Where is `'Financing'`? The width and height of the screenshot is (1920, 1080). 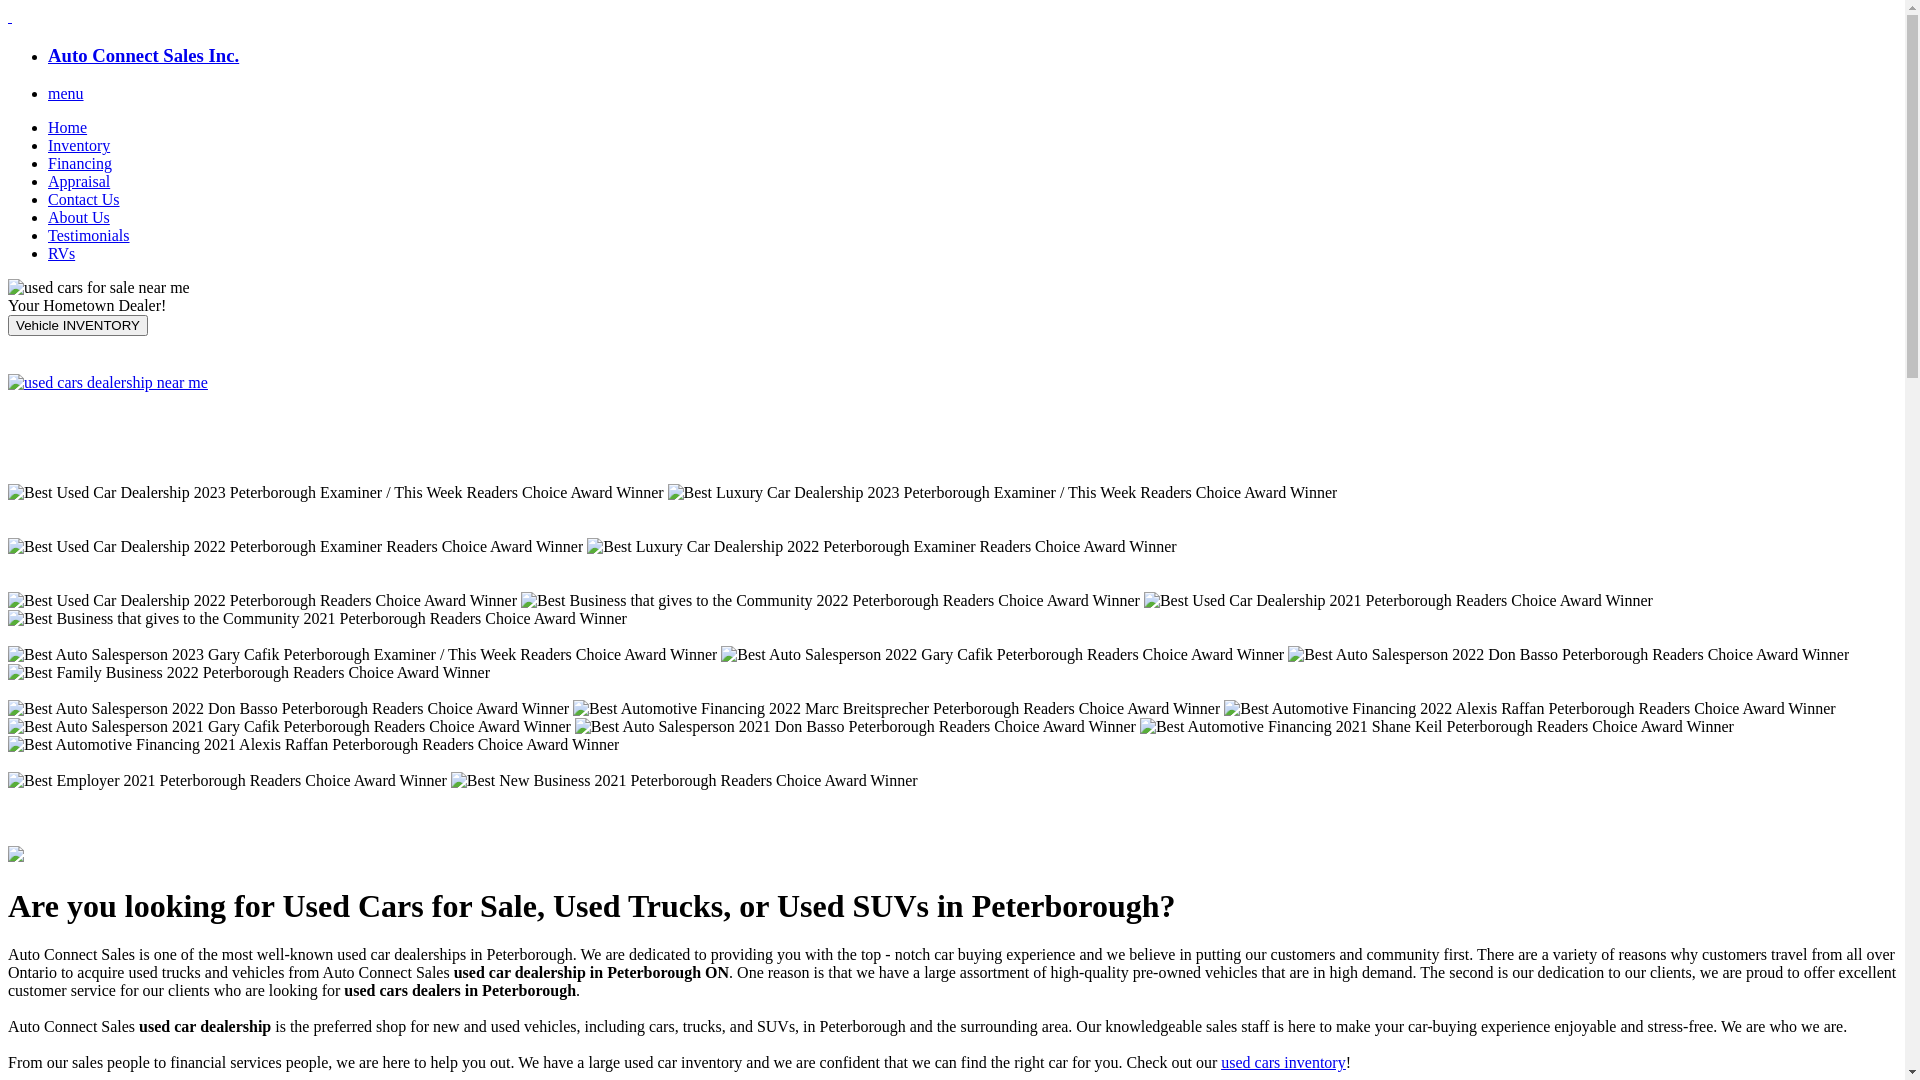
'Financing' is located at coordinates (80, 162).